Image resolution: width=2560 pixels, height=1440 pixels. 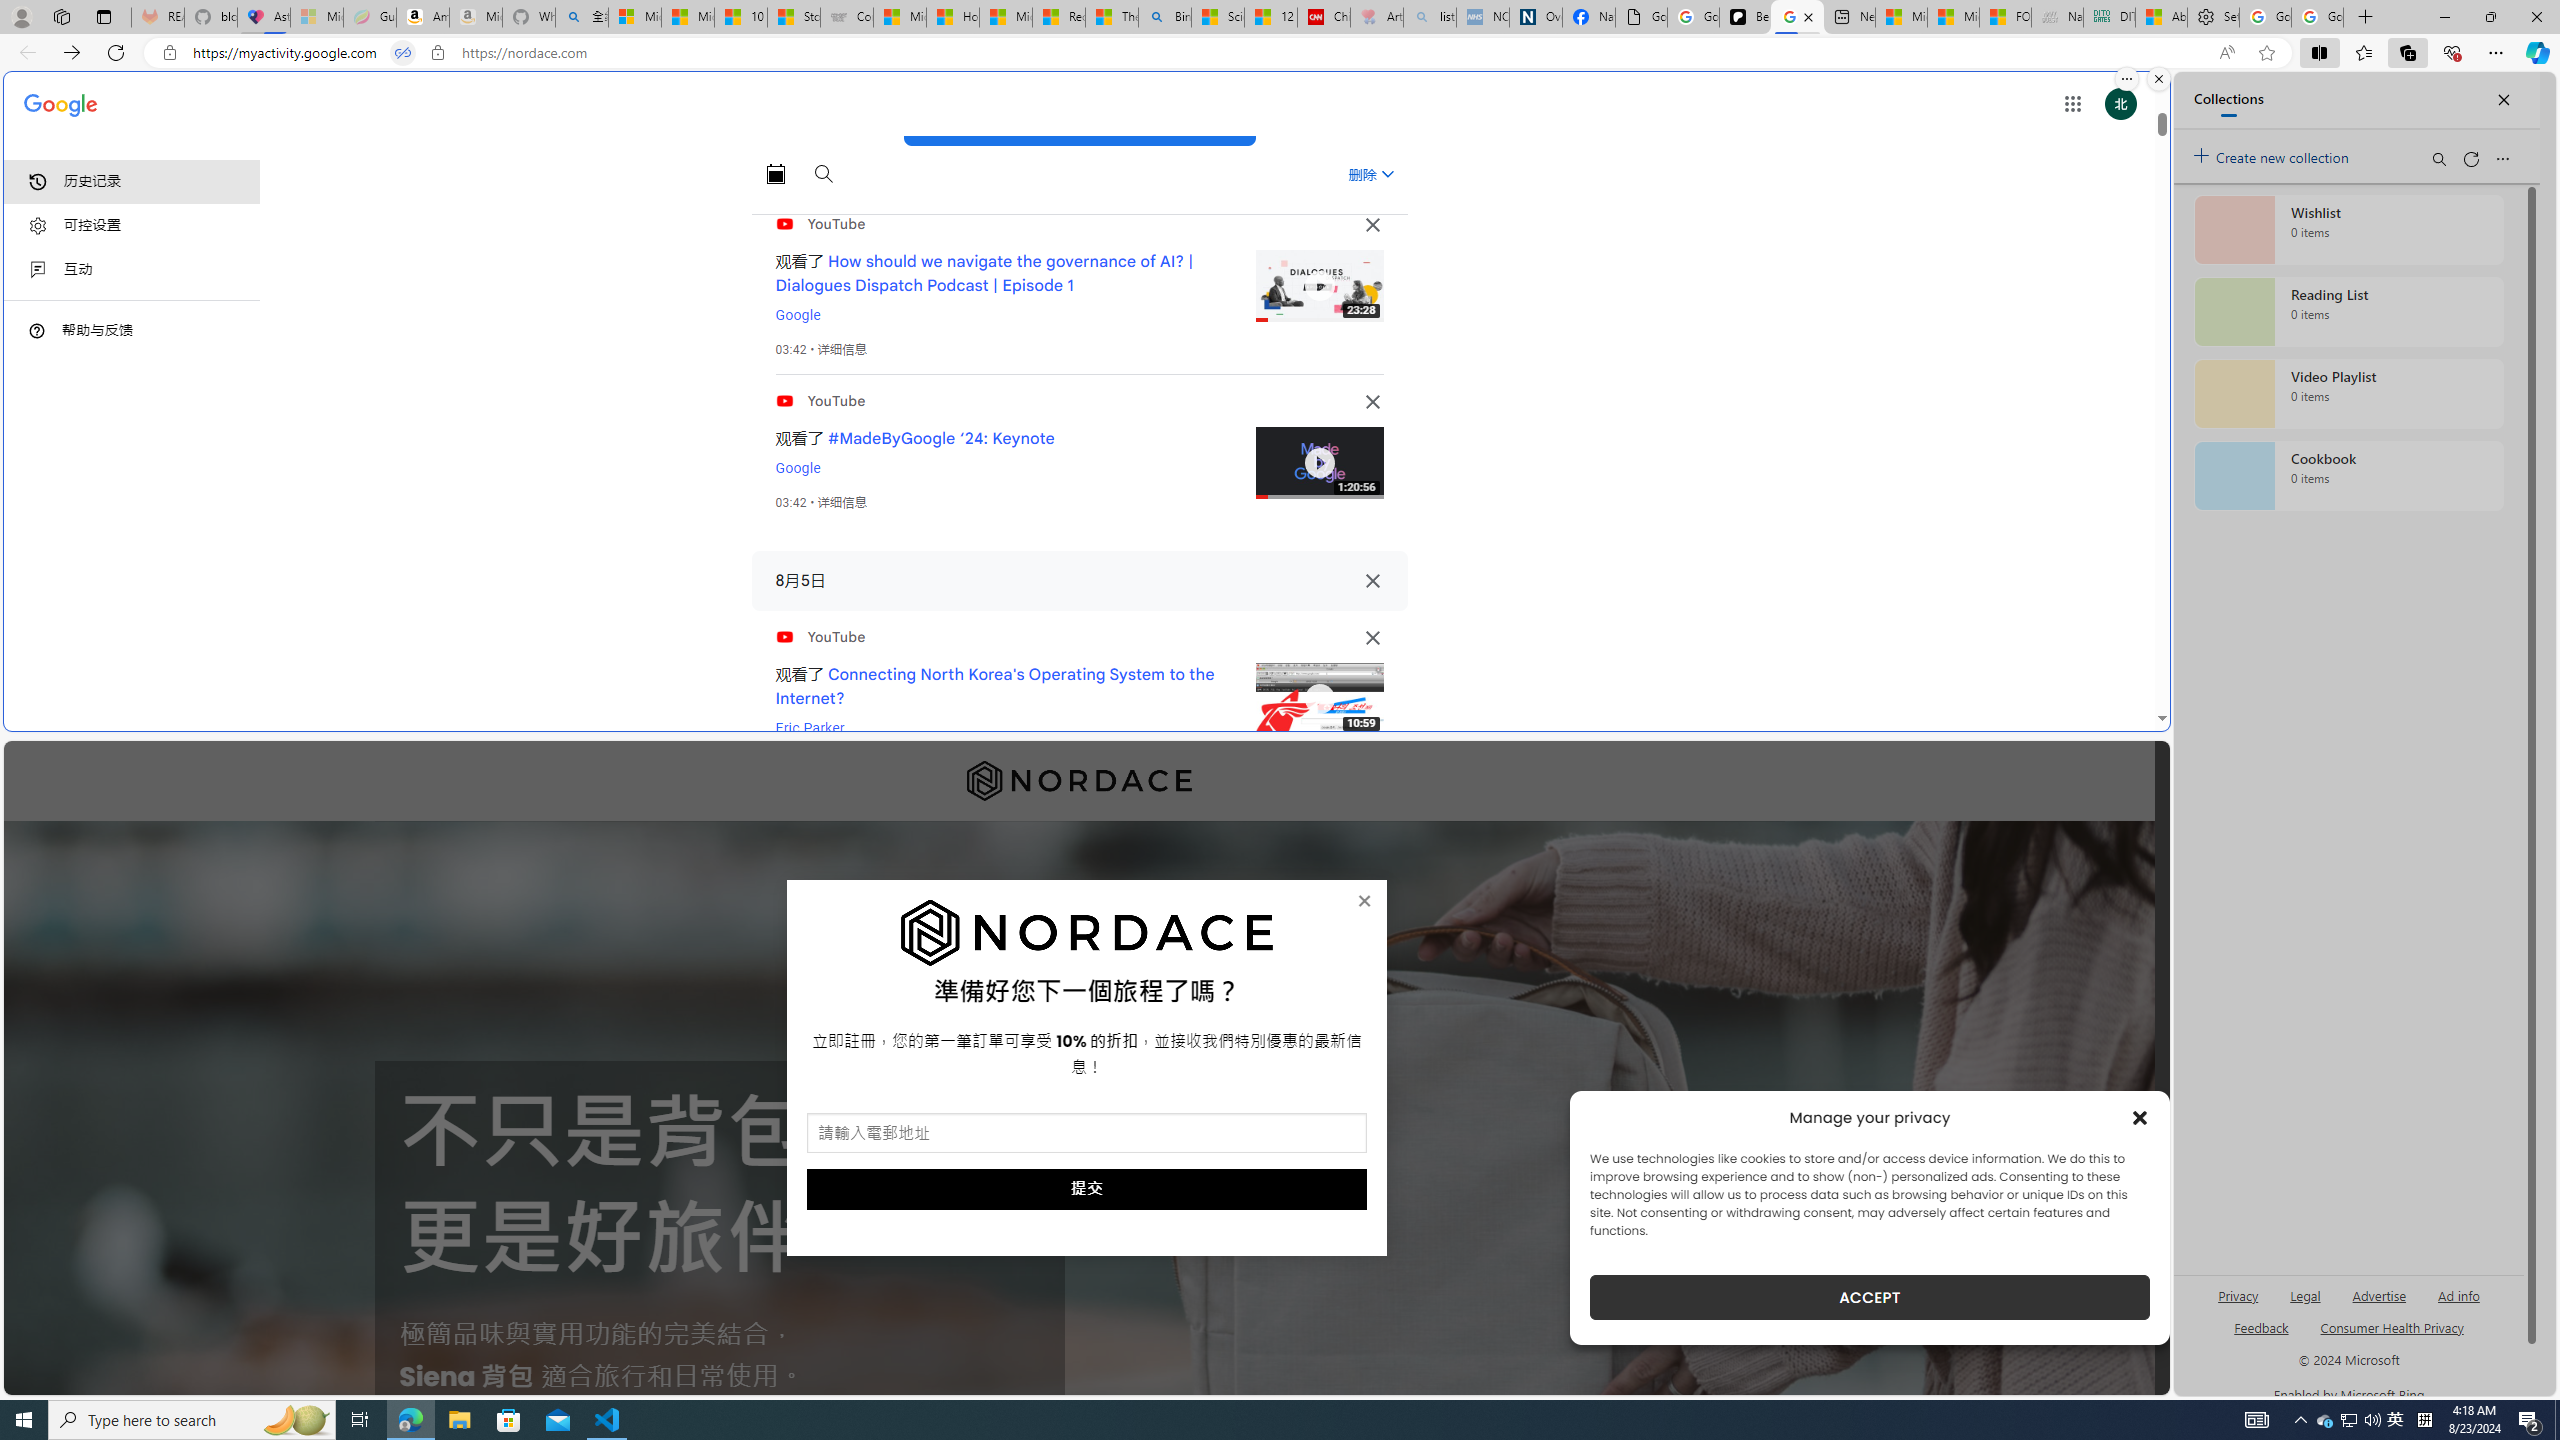 What do you see at coordinates (2140, 1117) in the screenshot?
I see `'Class: cmplz-close'` at bounding box center [2140, 1117].